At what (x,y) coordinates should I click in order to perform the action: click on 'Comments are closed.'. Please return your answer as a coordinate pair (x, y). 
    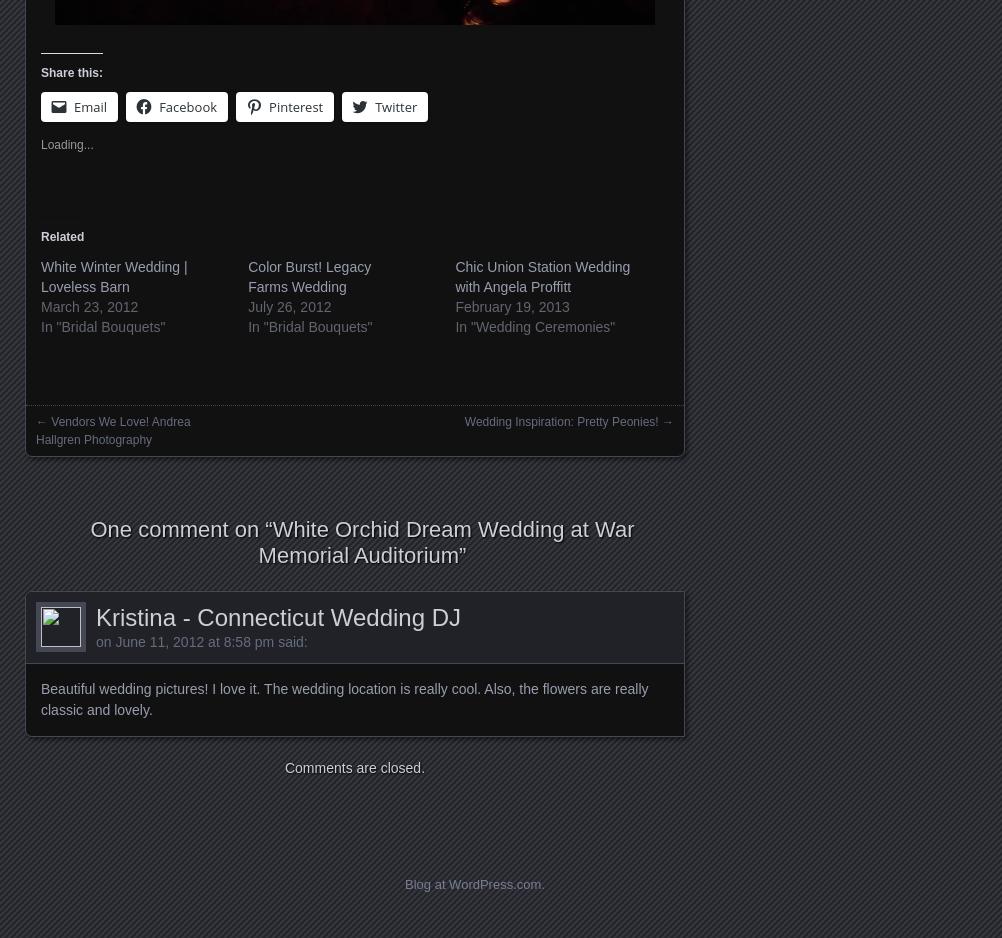
    Looking at the image, I should click on (354, 767).